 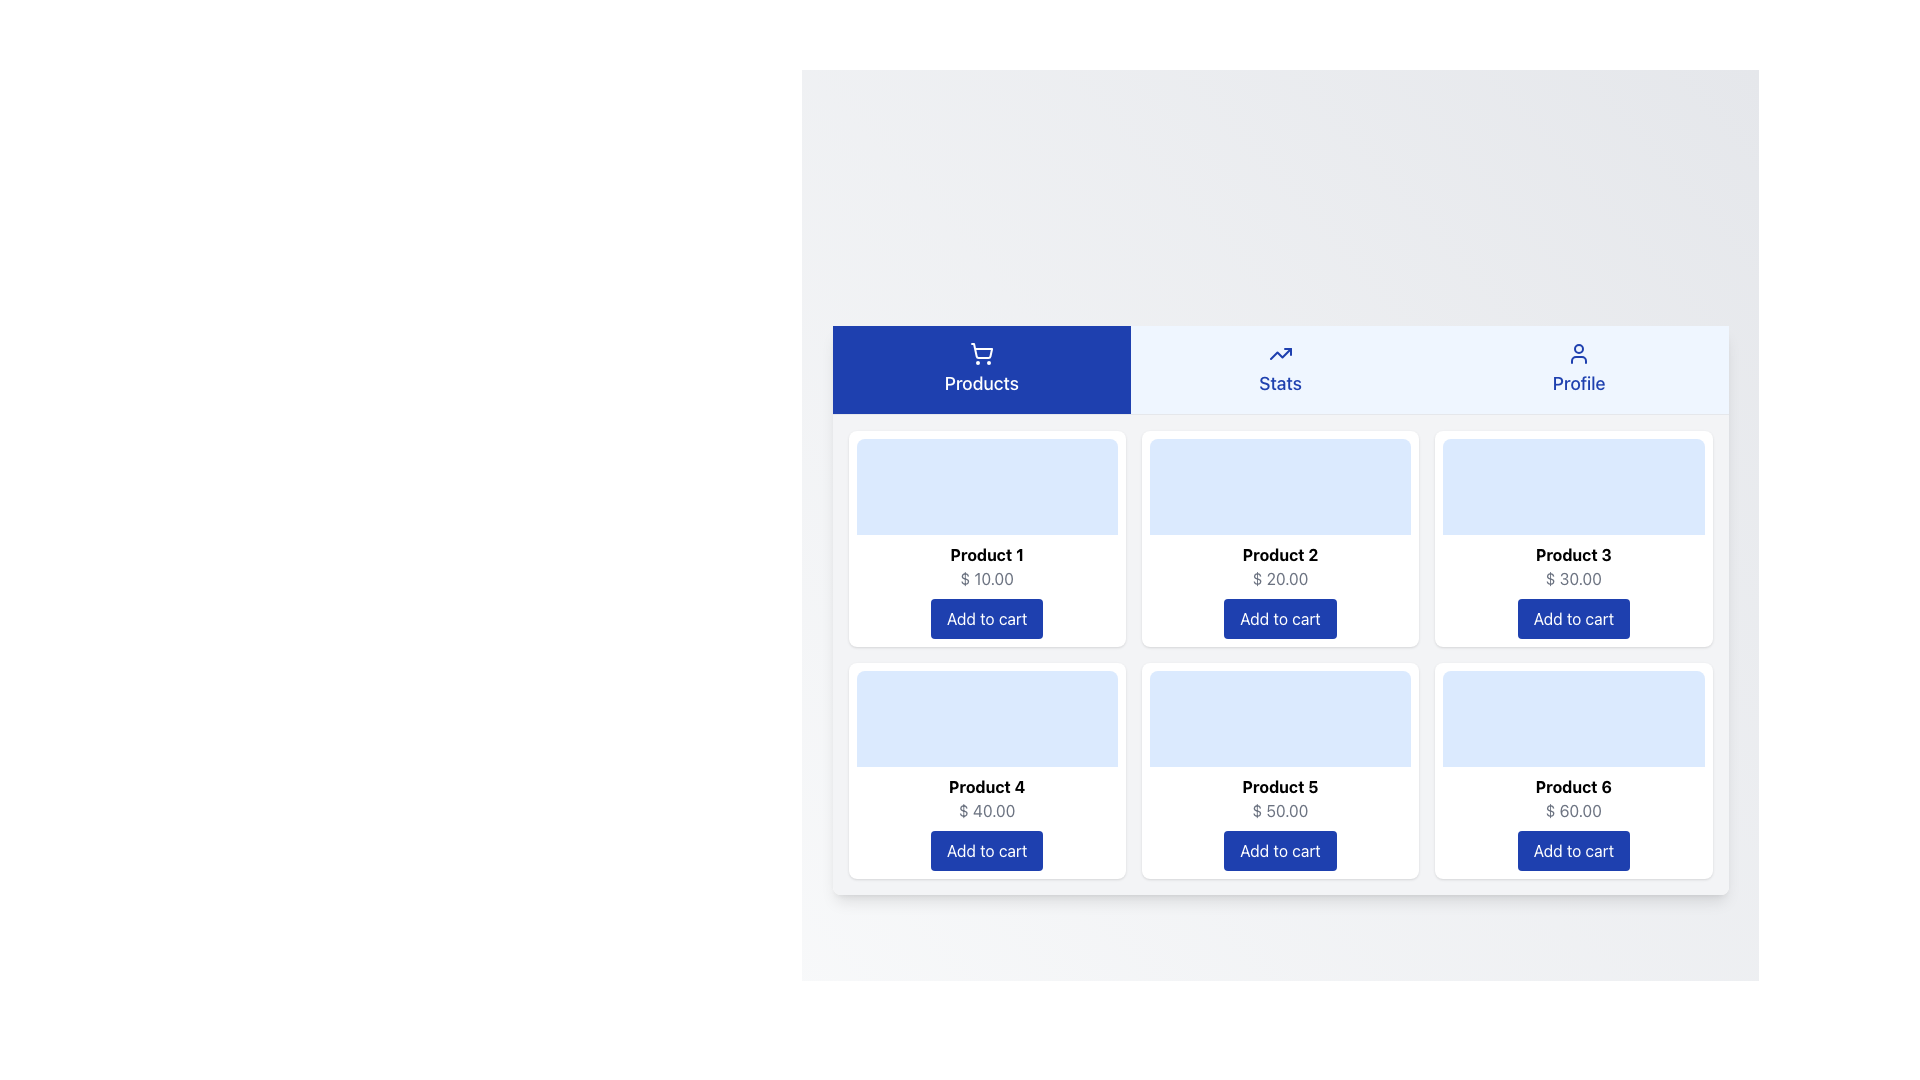 What do you see at coordinates (1280, 486) in the screenshot?
I see `the decorative placeholder element located at the top of the card for 'Product 2', which is aligned with other product cards in the layout` at bounding box center [1280, 486].